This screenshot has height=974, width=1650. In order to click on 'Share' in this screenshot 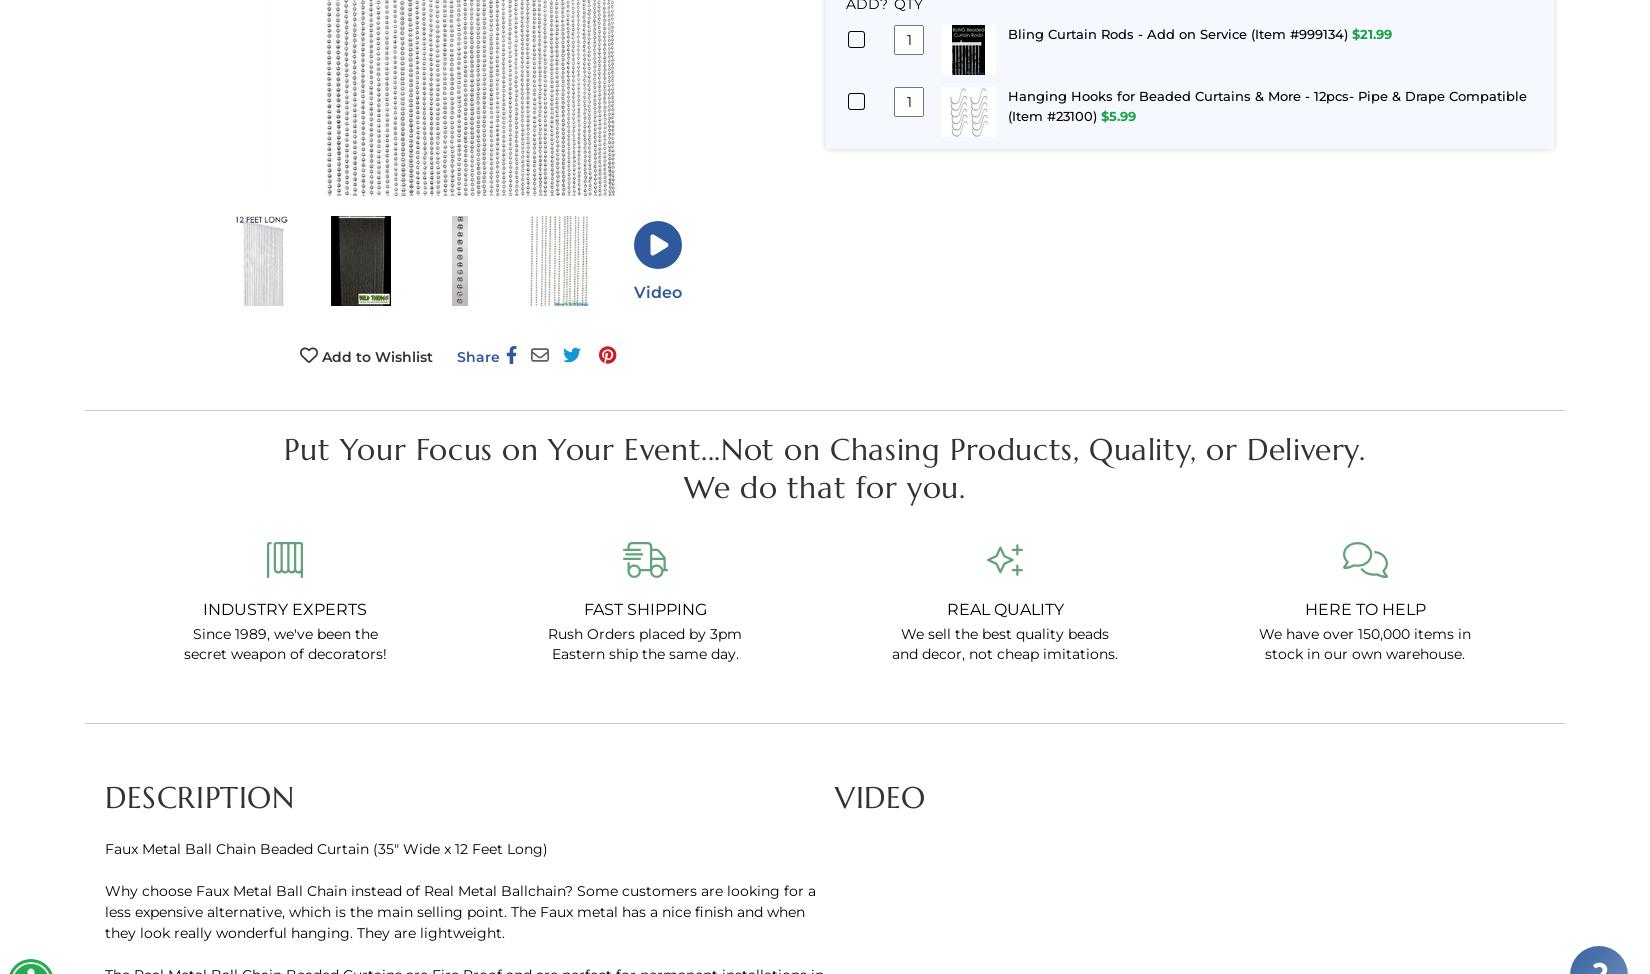, I will do `click(476, 355)`.